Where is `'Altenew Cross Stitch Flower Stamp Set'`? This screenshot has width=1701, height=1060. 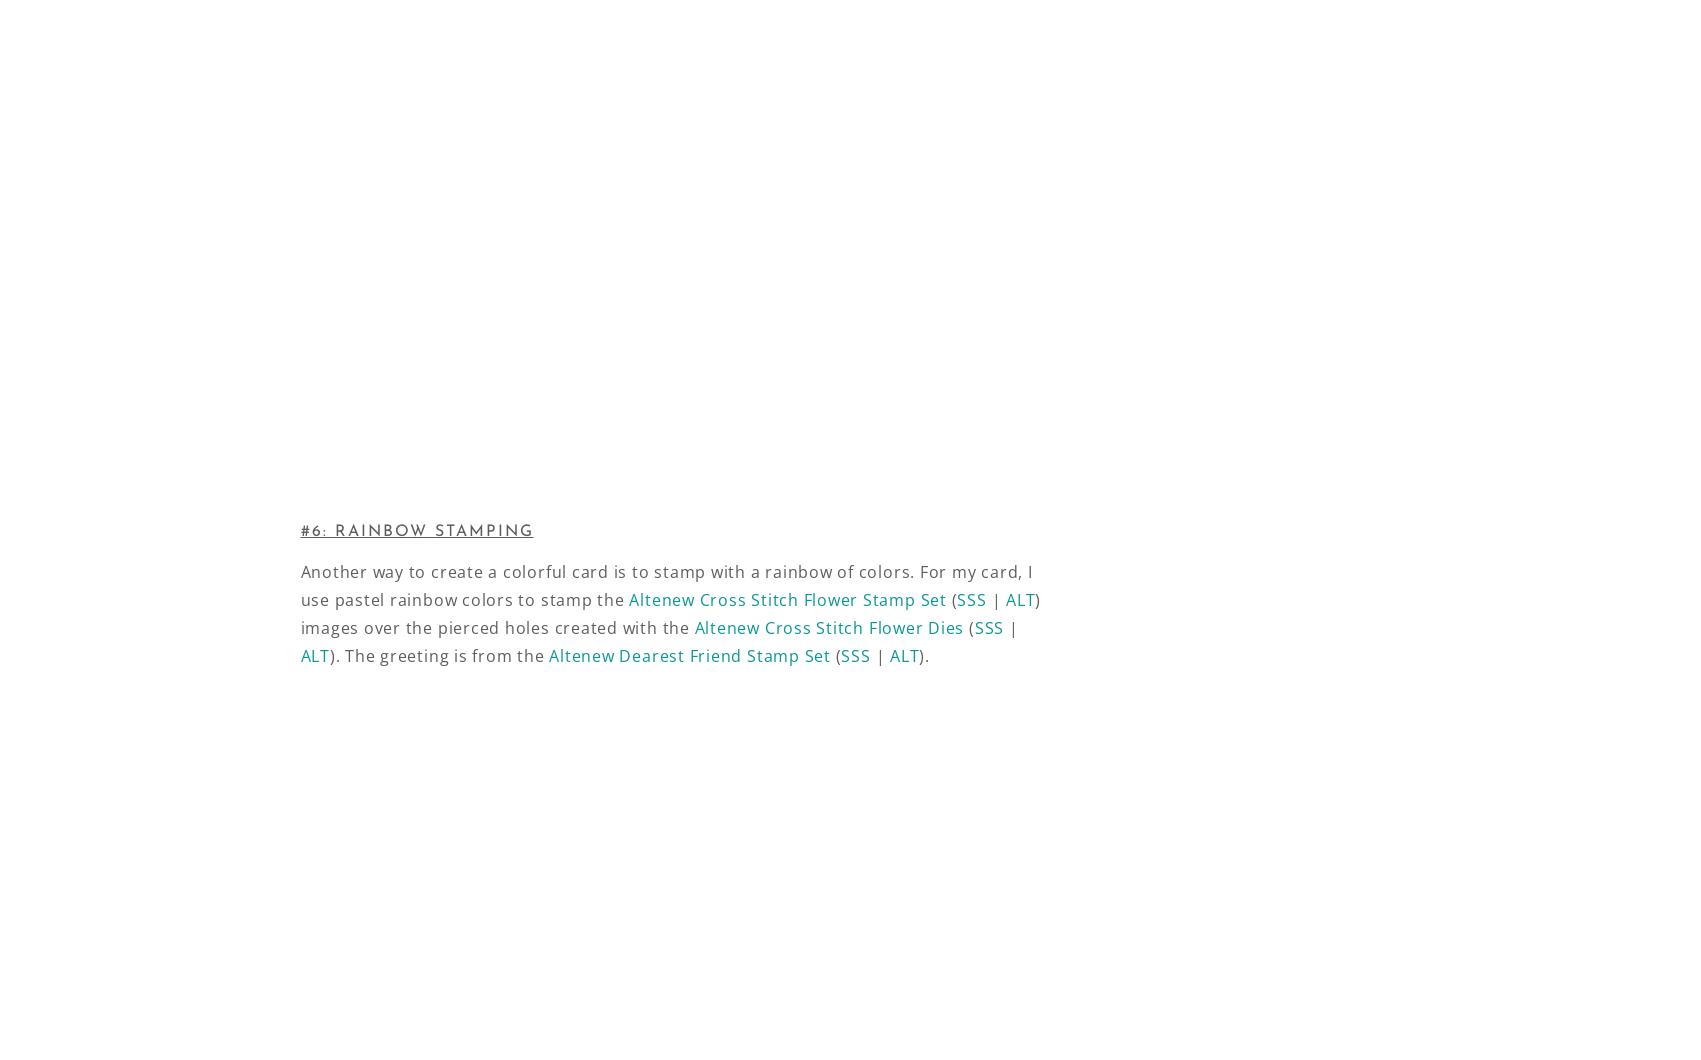 'Altenew Cross Stitch Flower Stamp Set' is located at coordinates (628, 599).